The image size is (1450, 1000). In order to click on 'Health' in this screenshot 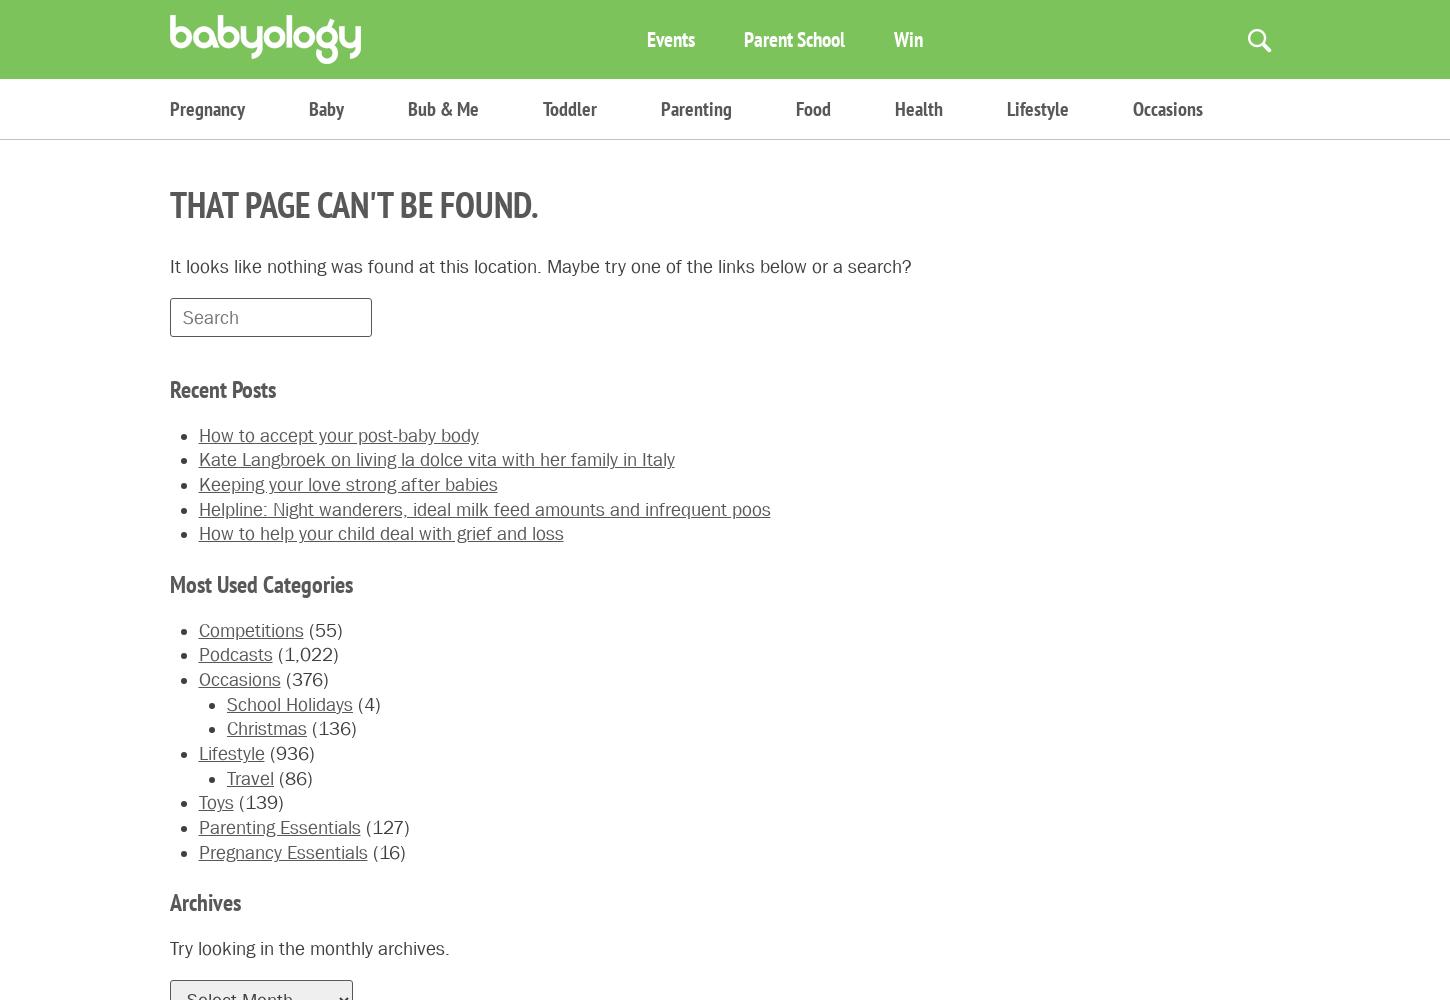, I will do `click(918, 108)`.